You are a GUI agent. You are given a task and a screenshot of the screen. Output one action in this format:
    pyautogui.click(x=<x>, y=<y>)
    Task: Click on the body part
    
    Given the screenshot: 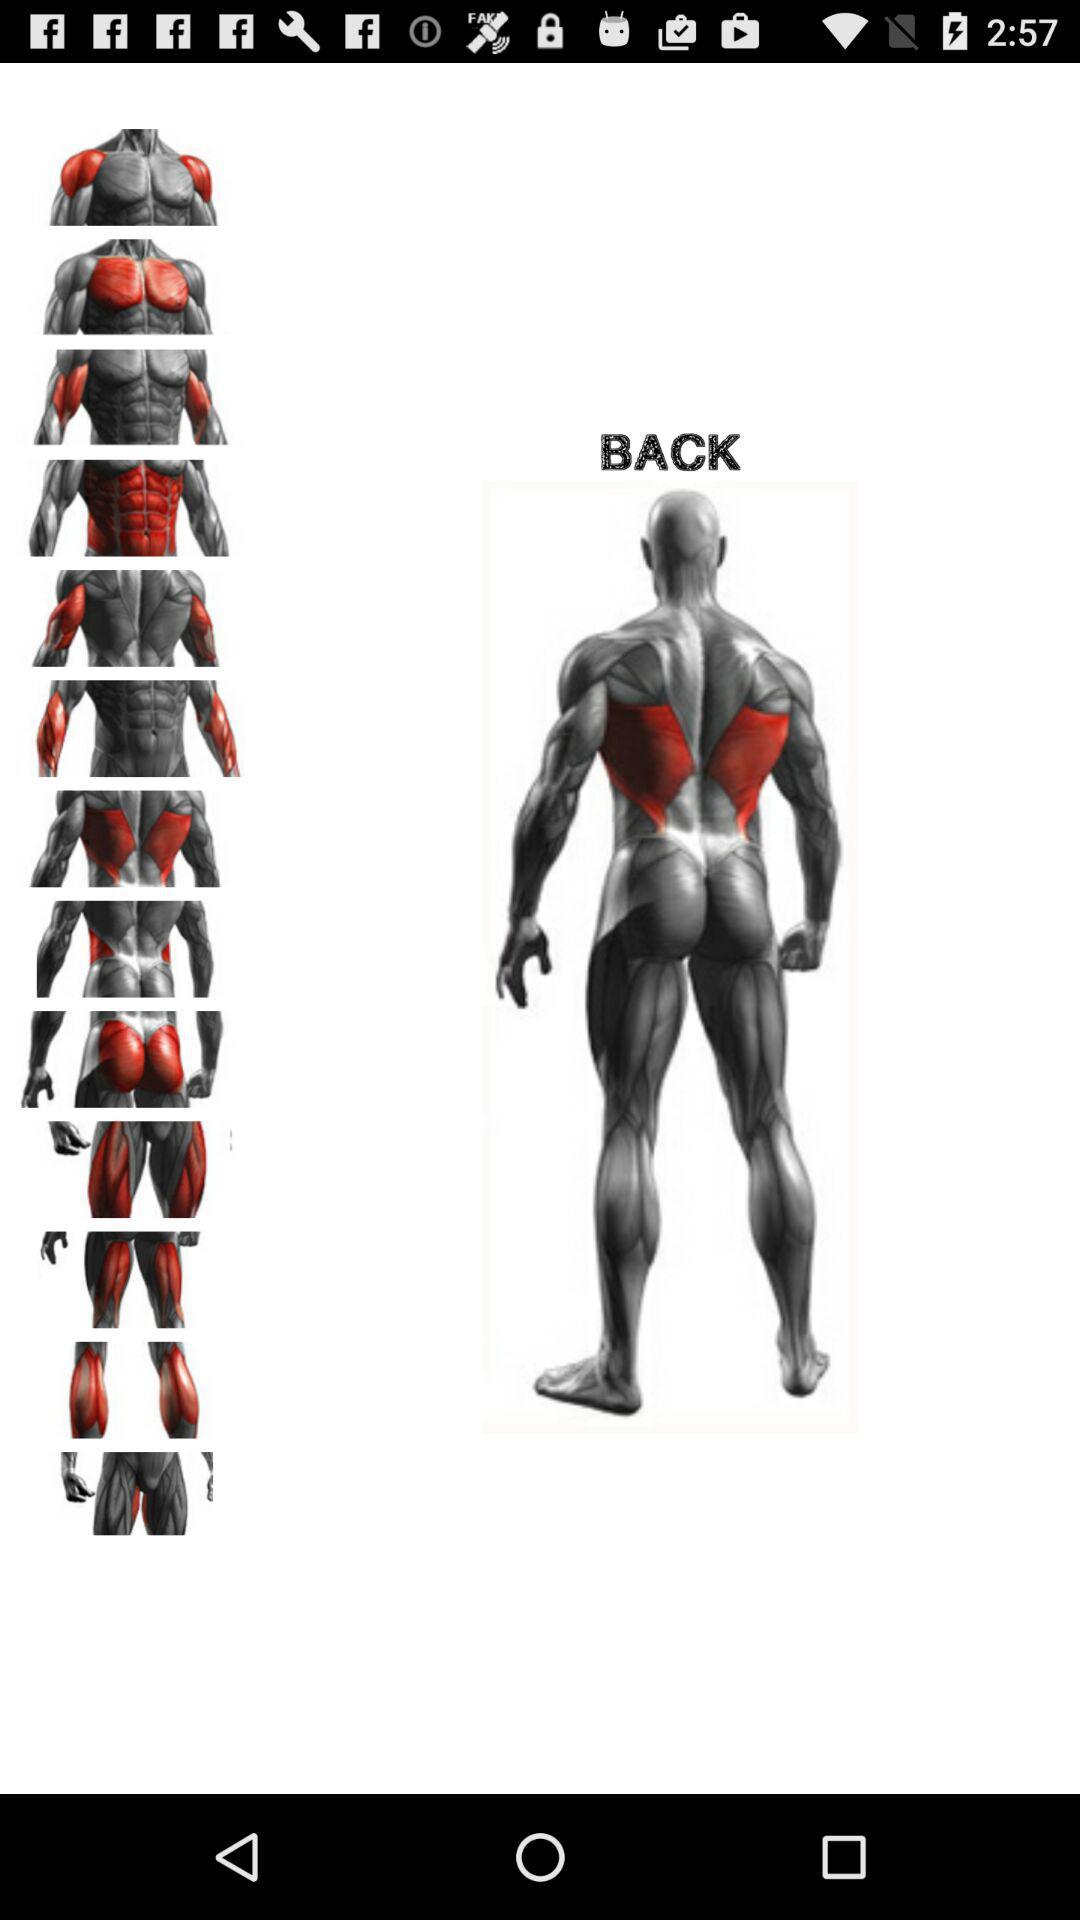 What is the action you would take?
    pyautogui.click(x=131, y=501)
    